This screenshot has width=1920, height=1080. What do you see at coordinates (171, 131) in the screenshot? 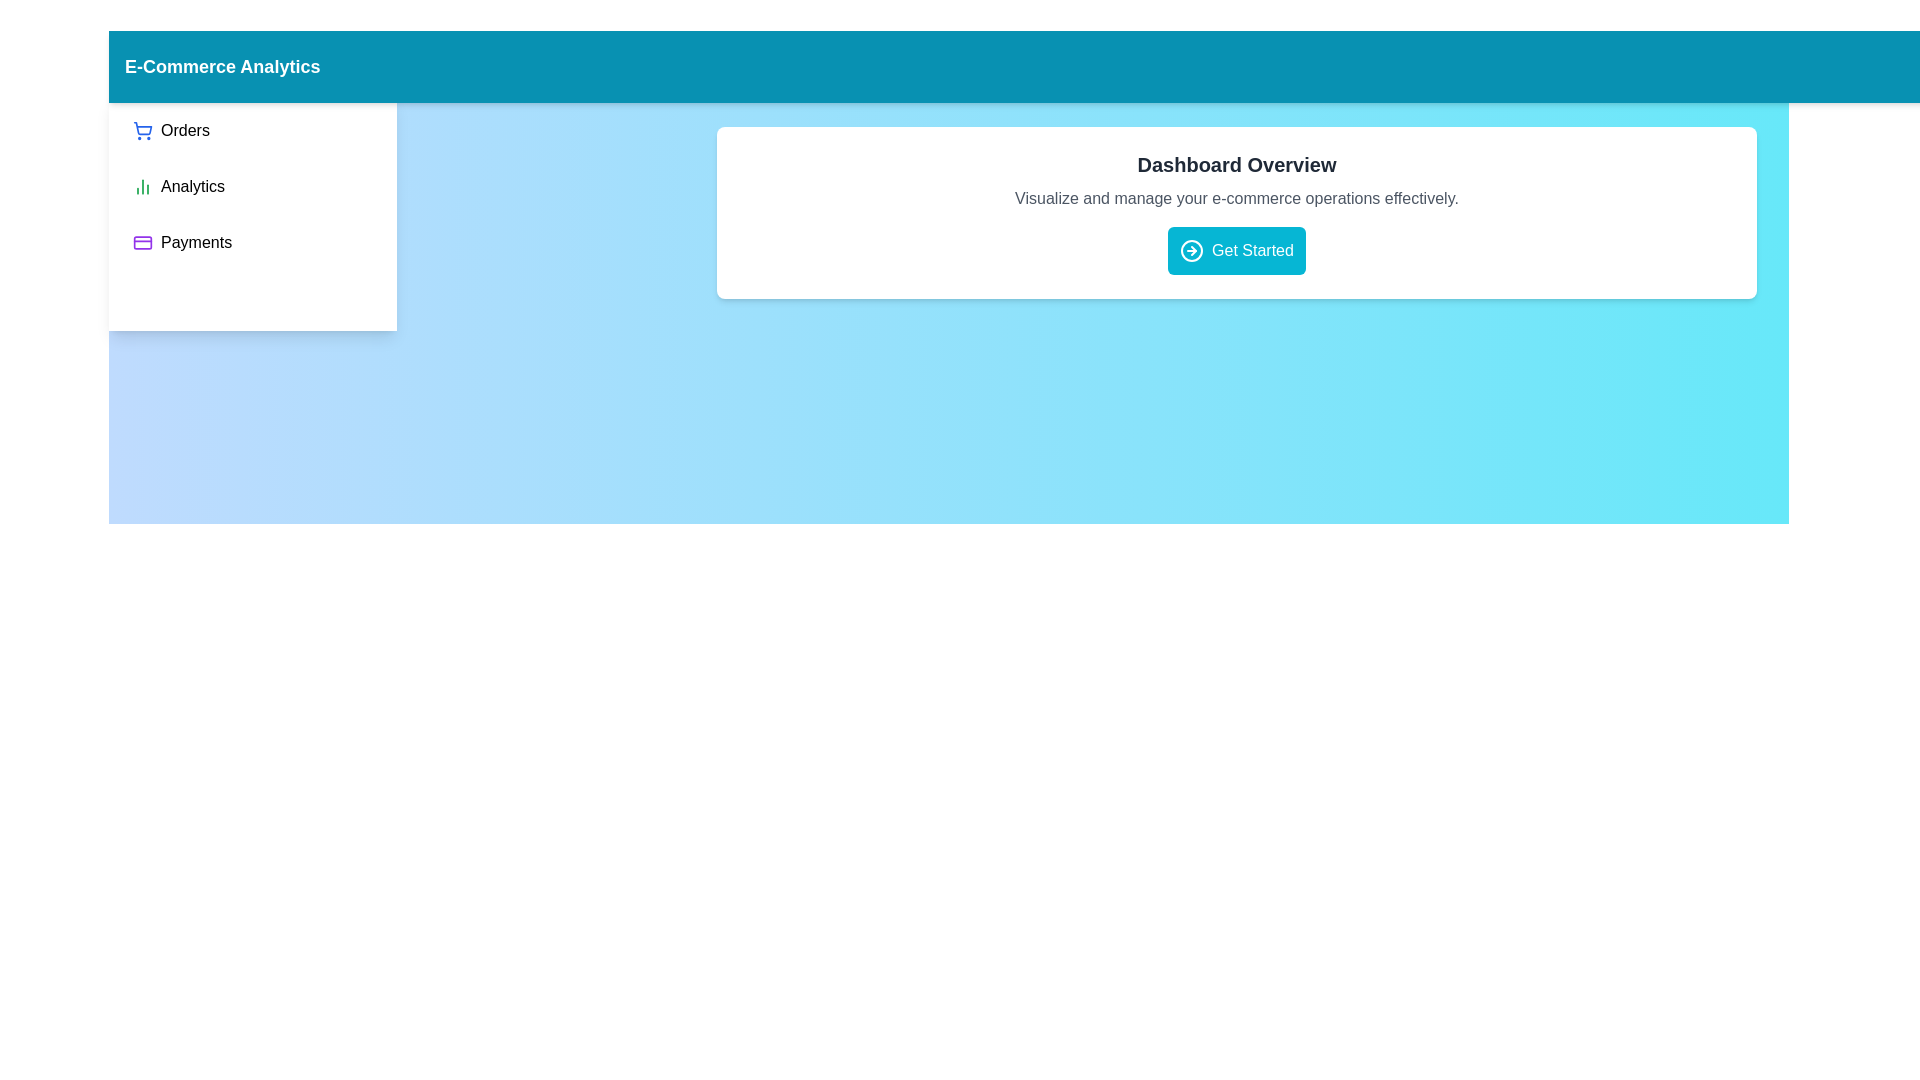
I see `the first item in the navigation menu located at the top of the sidebar` at bounding box center [171, 131].